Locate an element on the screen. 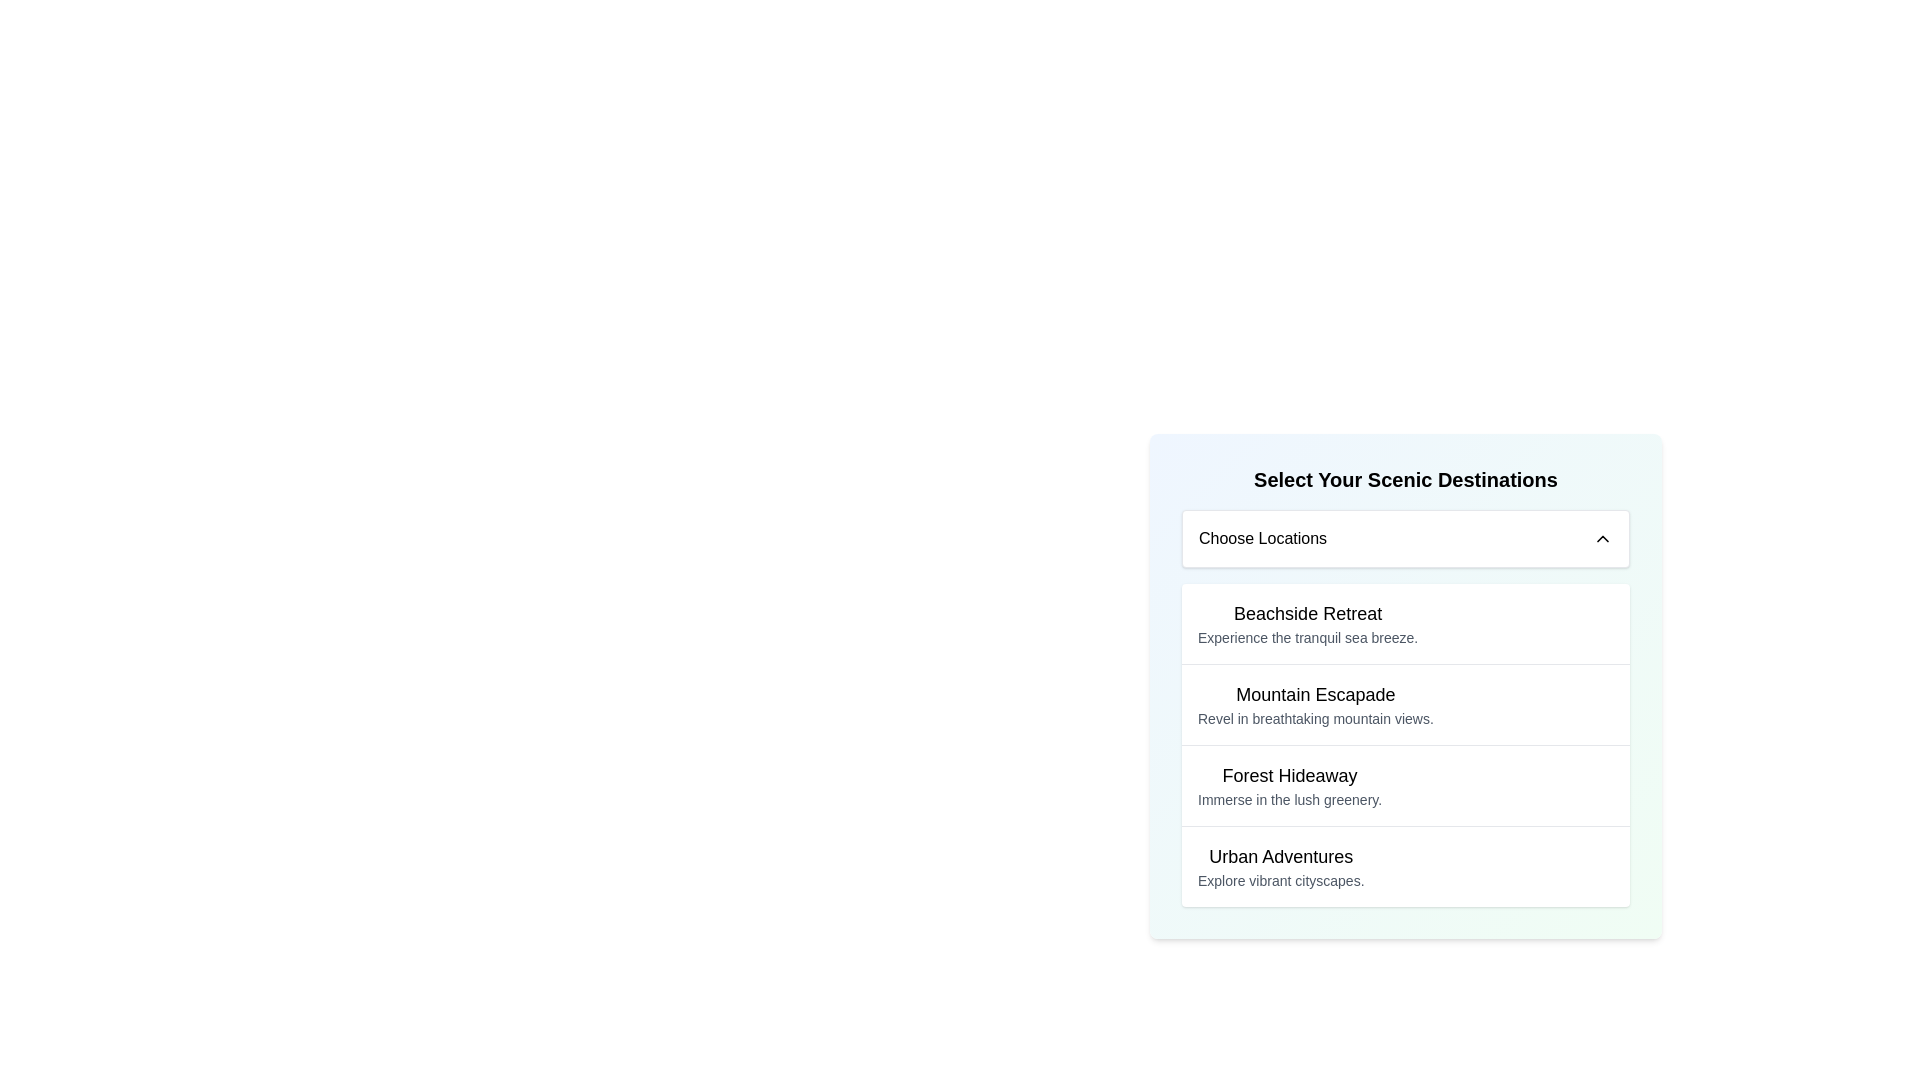  text display element titled 'Forest Hideaway' that describes 'Immerse in the lush greenery.' is located at coordinates (1290, 785).